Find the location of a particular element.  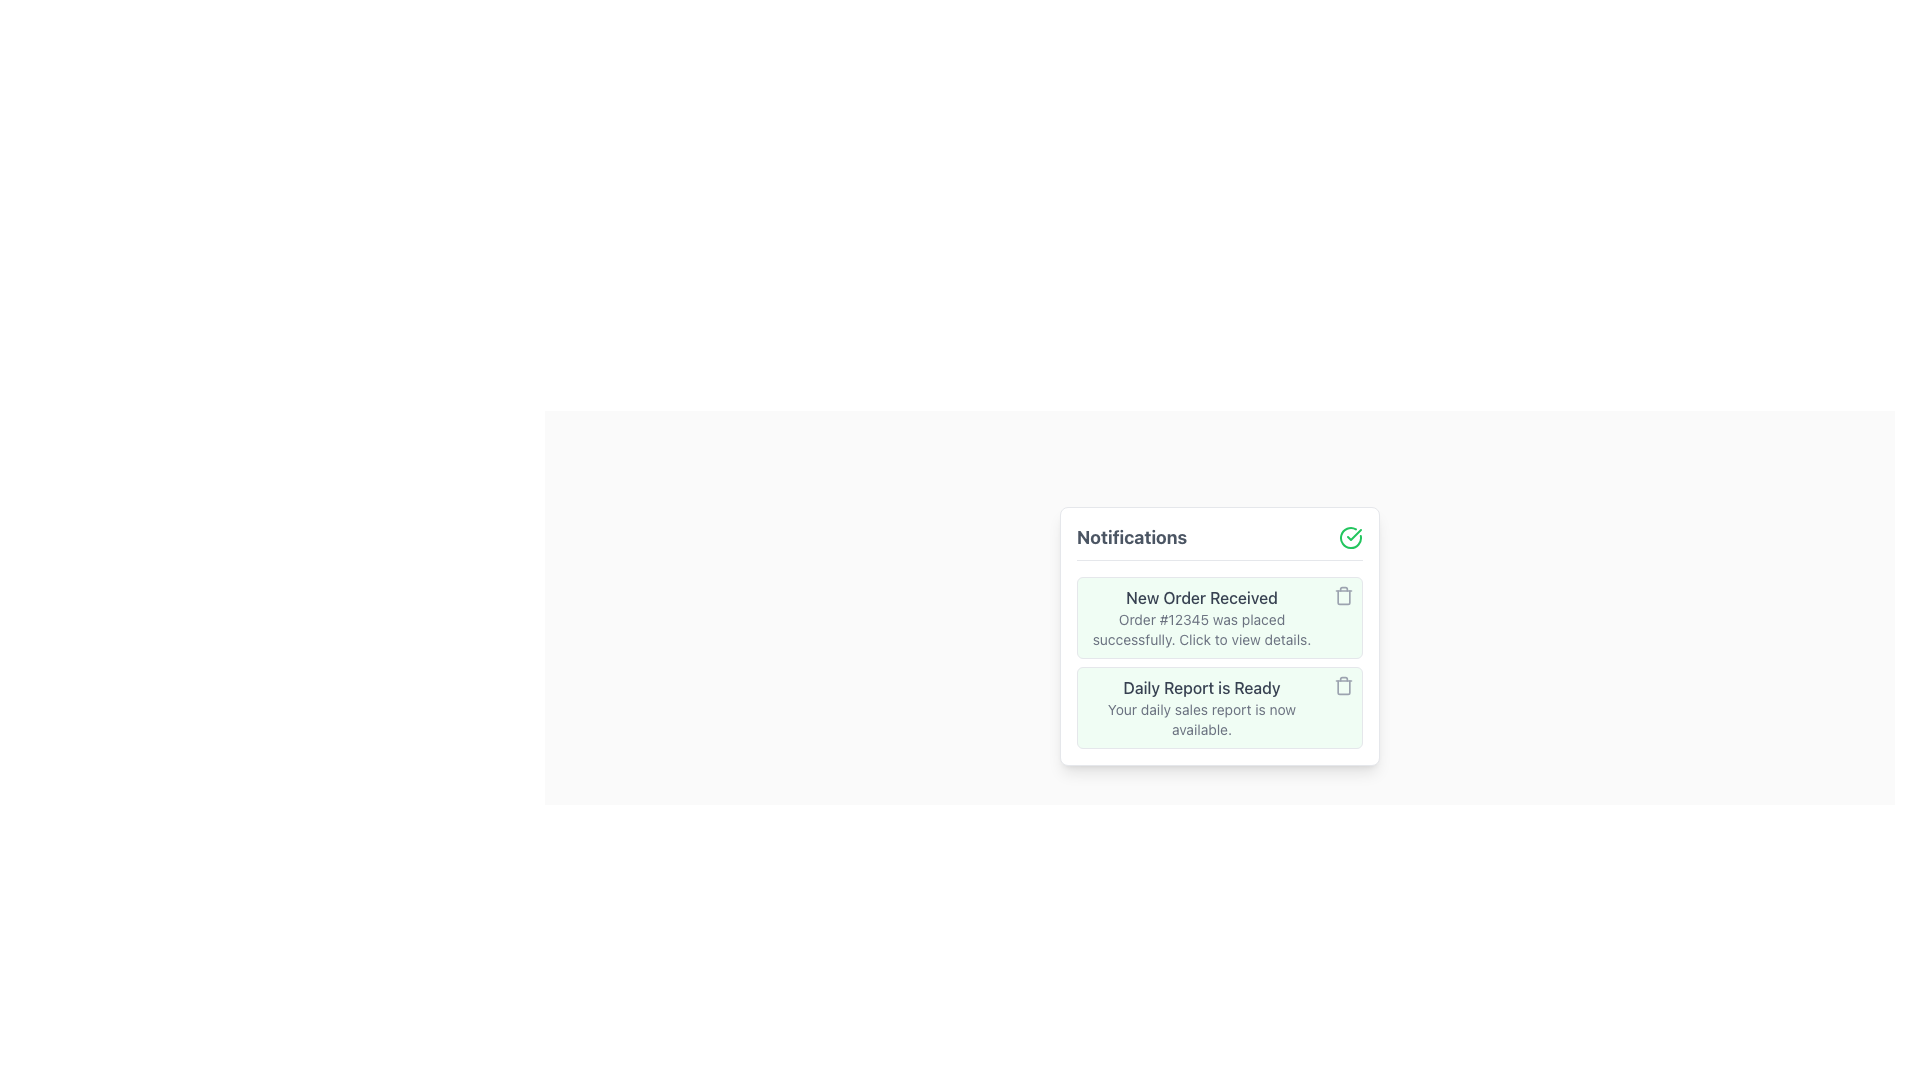

the trash bin icon button located in the top notification card on the far right is located at coordinates (1344, 595).